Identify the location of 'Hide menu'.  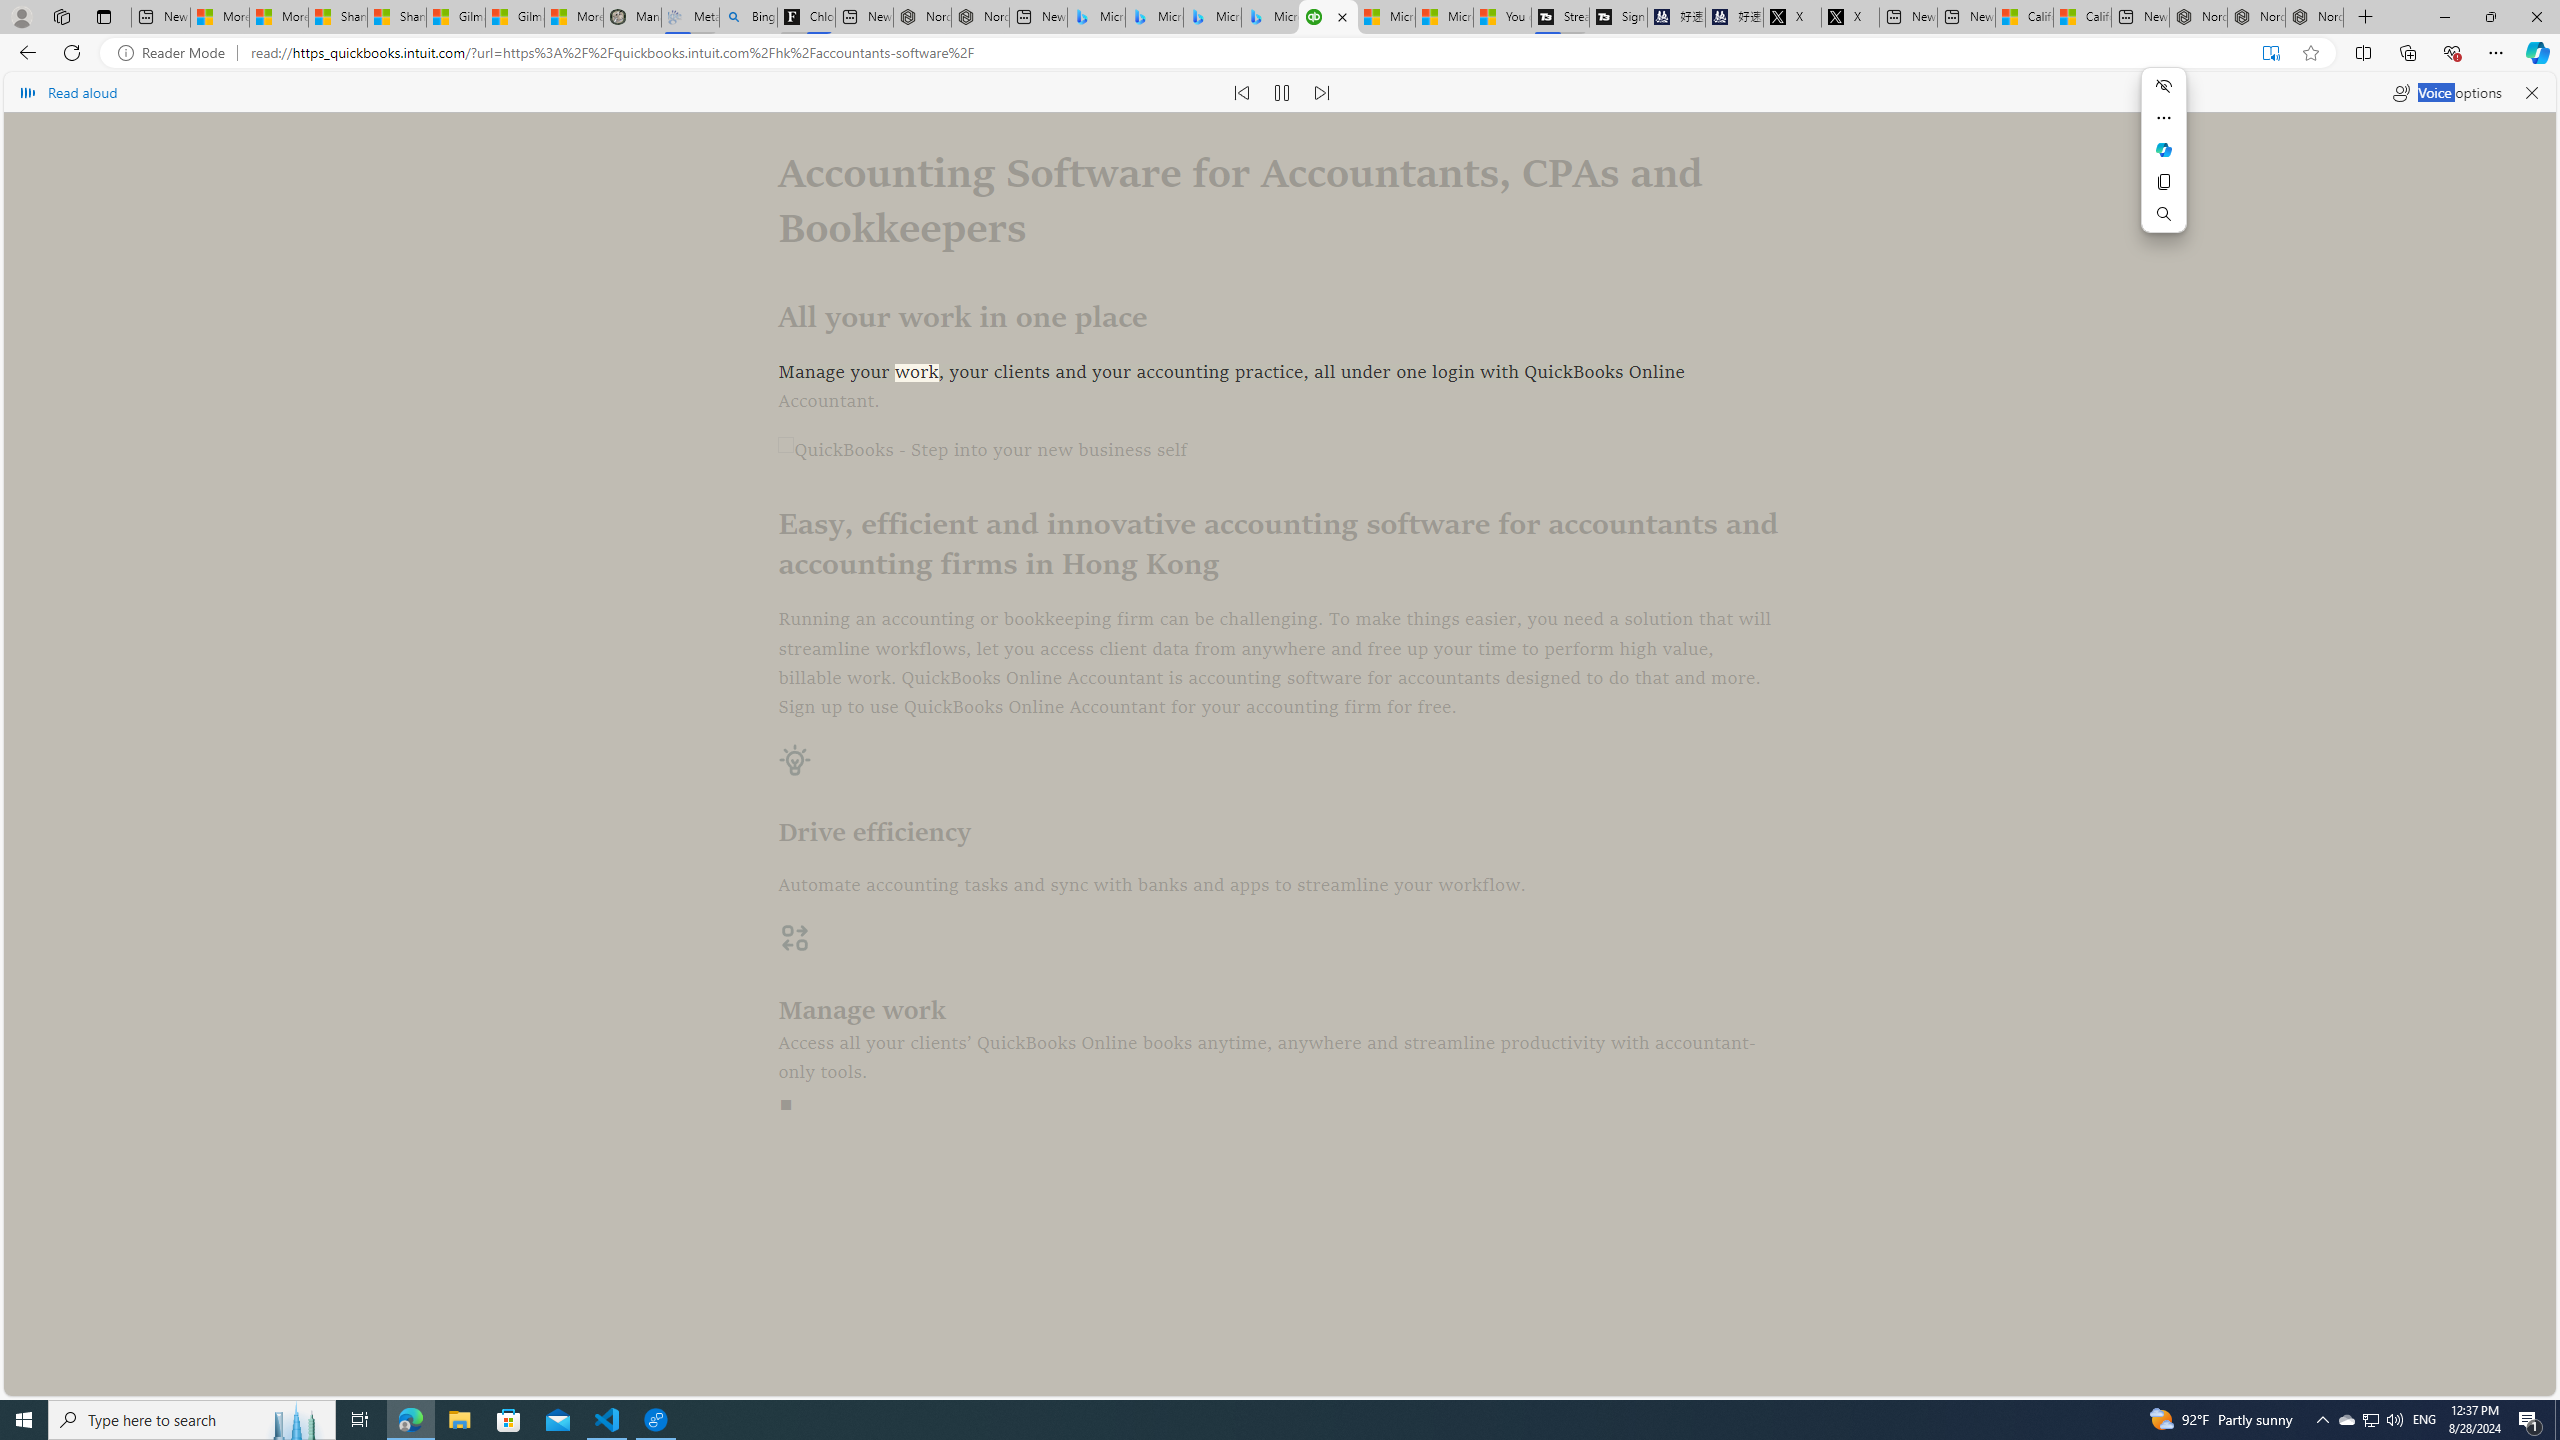
(2164, 85).